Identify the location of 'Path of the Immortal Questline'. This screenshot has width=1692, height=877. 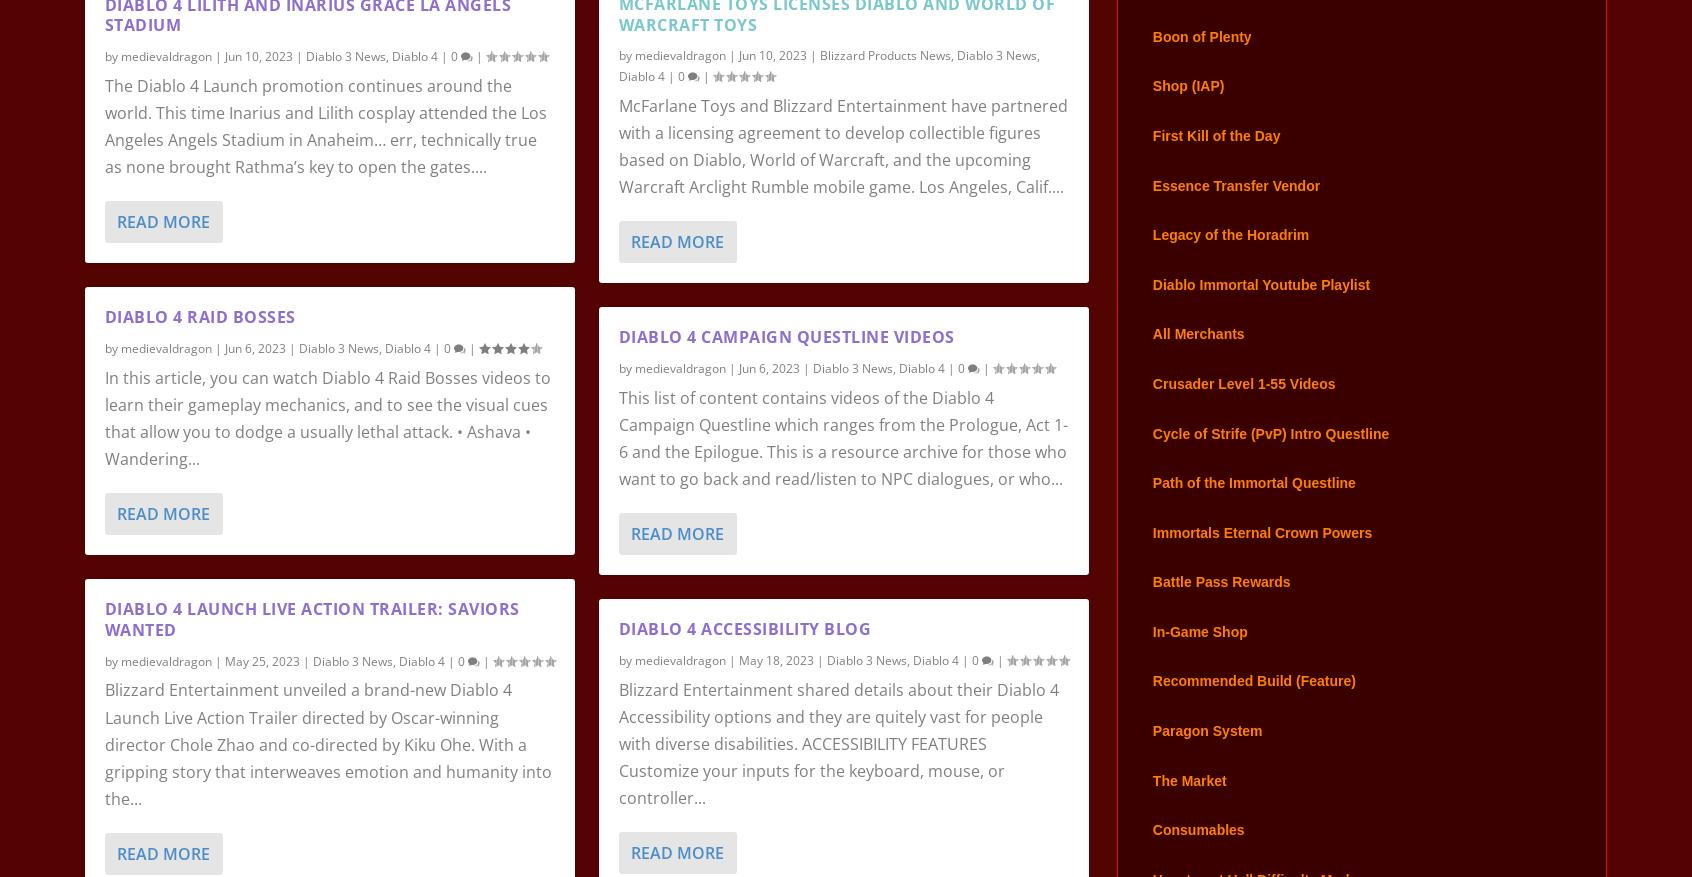
(1151, 508).